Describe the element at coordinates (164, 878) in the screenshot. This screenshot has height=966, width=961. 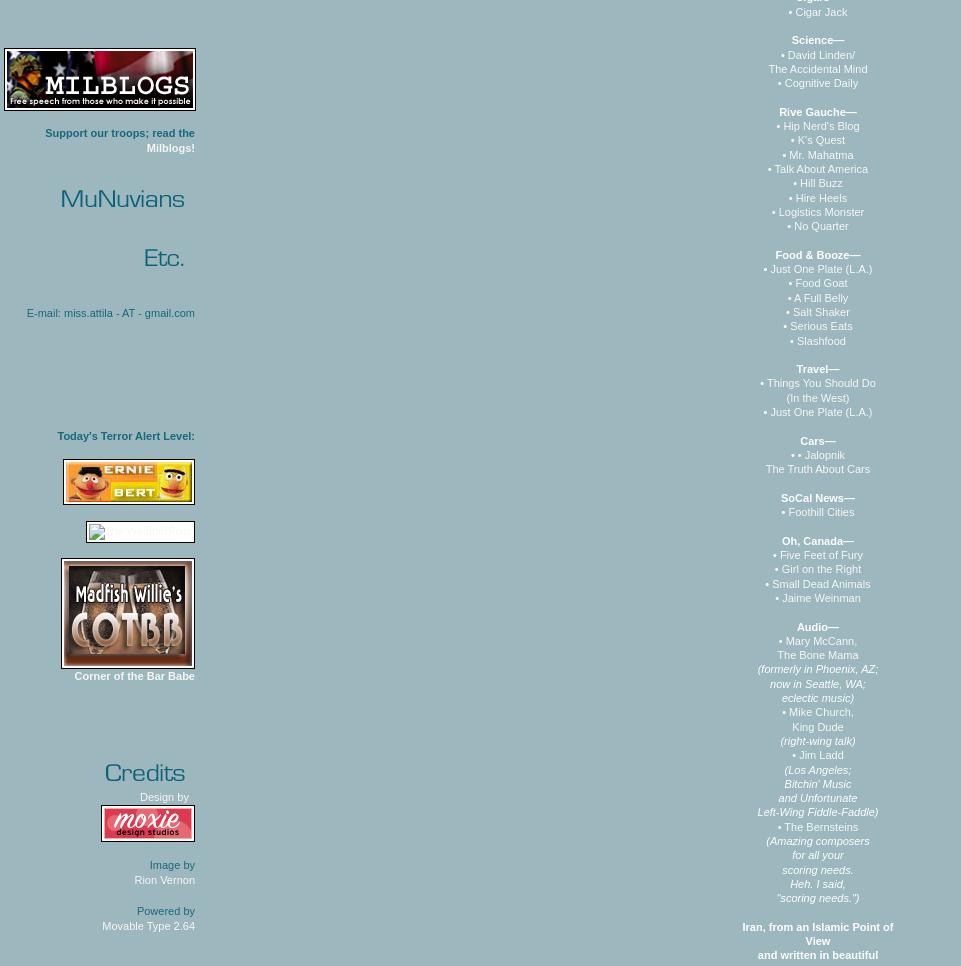
I see `'Rion Vernon'` at that location.